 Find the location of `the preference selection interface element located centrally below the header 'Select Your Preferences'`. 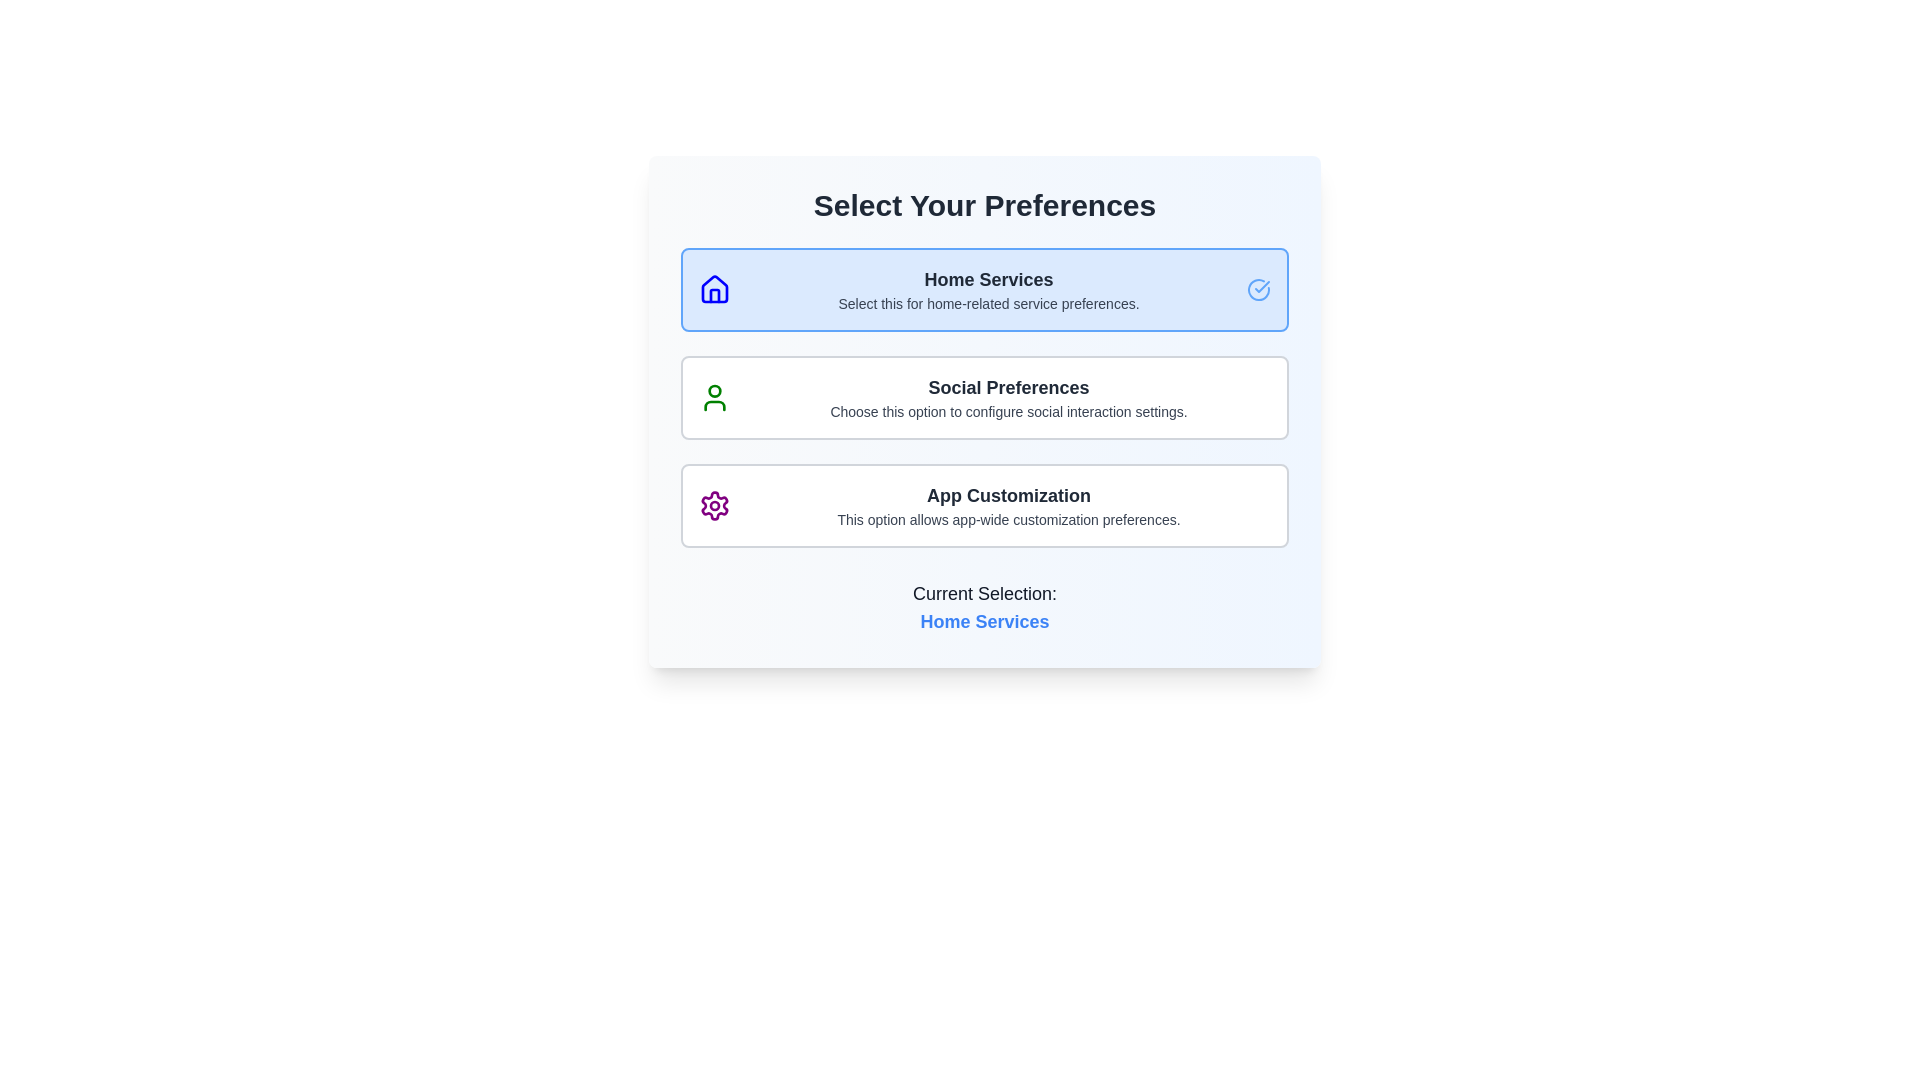

the preference selection interface element located centrally below the header 'Select Your Preferences' is located at coordinates (984, 411).